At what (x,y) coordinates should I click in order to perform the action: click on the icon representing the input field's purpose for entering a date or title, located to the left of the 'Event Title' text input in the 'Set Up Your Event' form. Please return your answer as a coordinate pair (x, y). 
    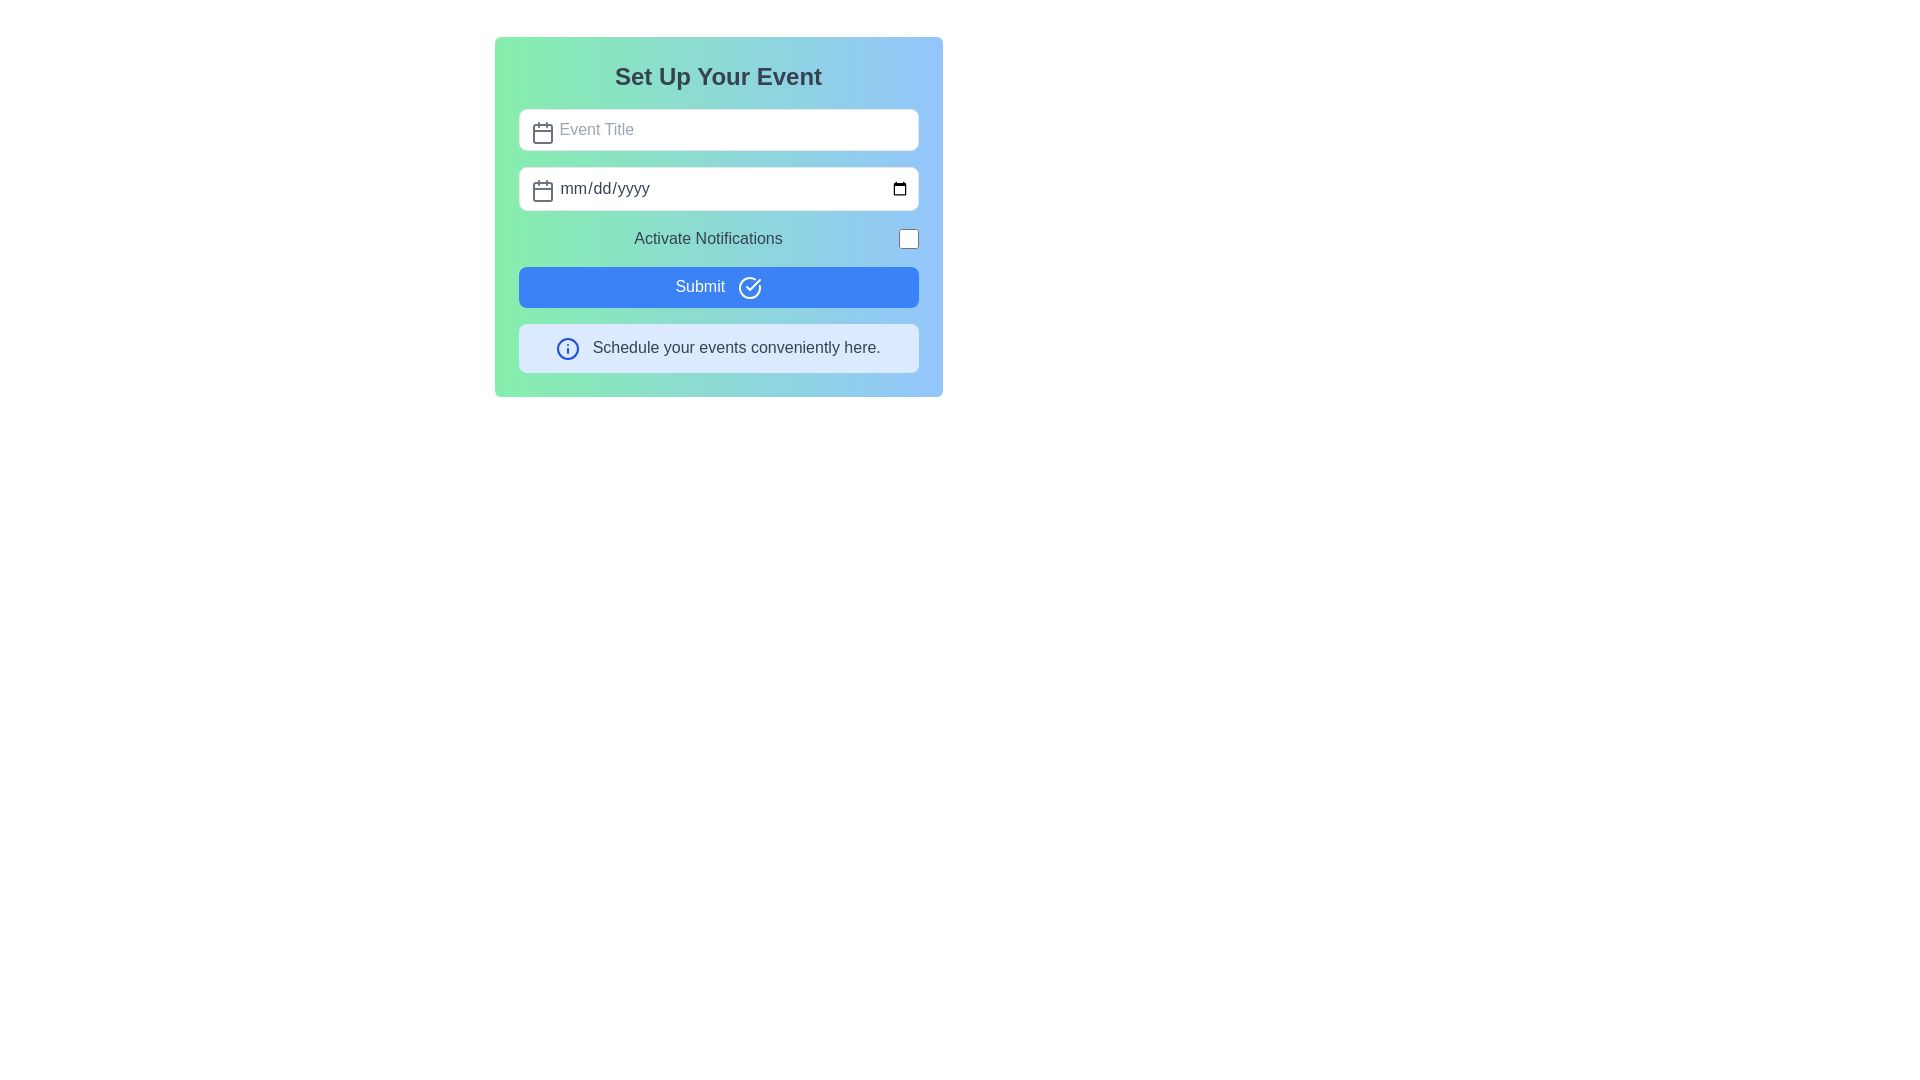
    Looking at the image, I should click on (542, 132).